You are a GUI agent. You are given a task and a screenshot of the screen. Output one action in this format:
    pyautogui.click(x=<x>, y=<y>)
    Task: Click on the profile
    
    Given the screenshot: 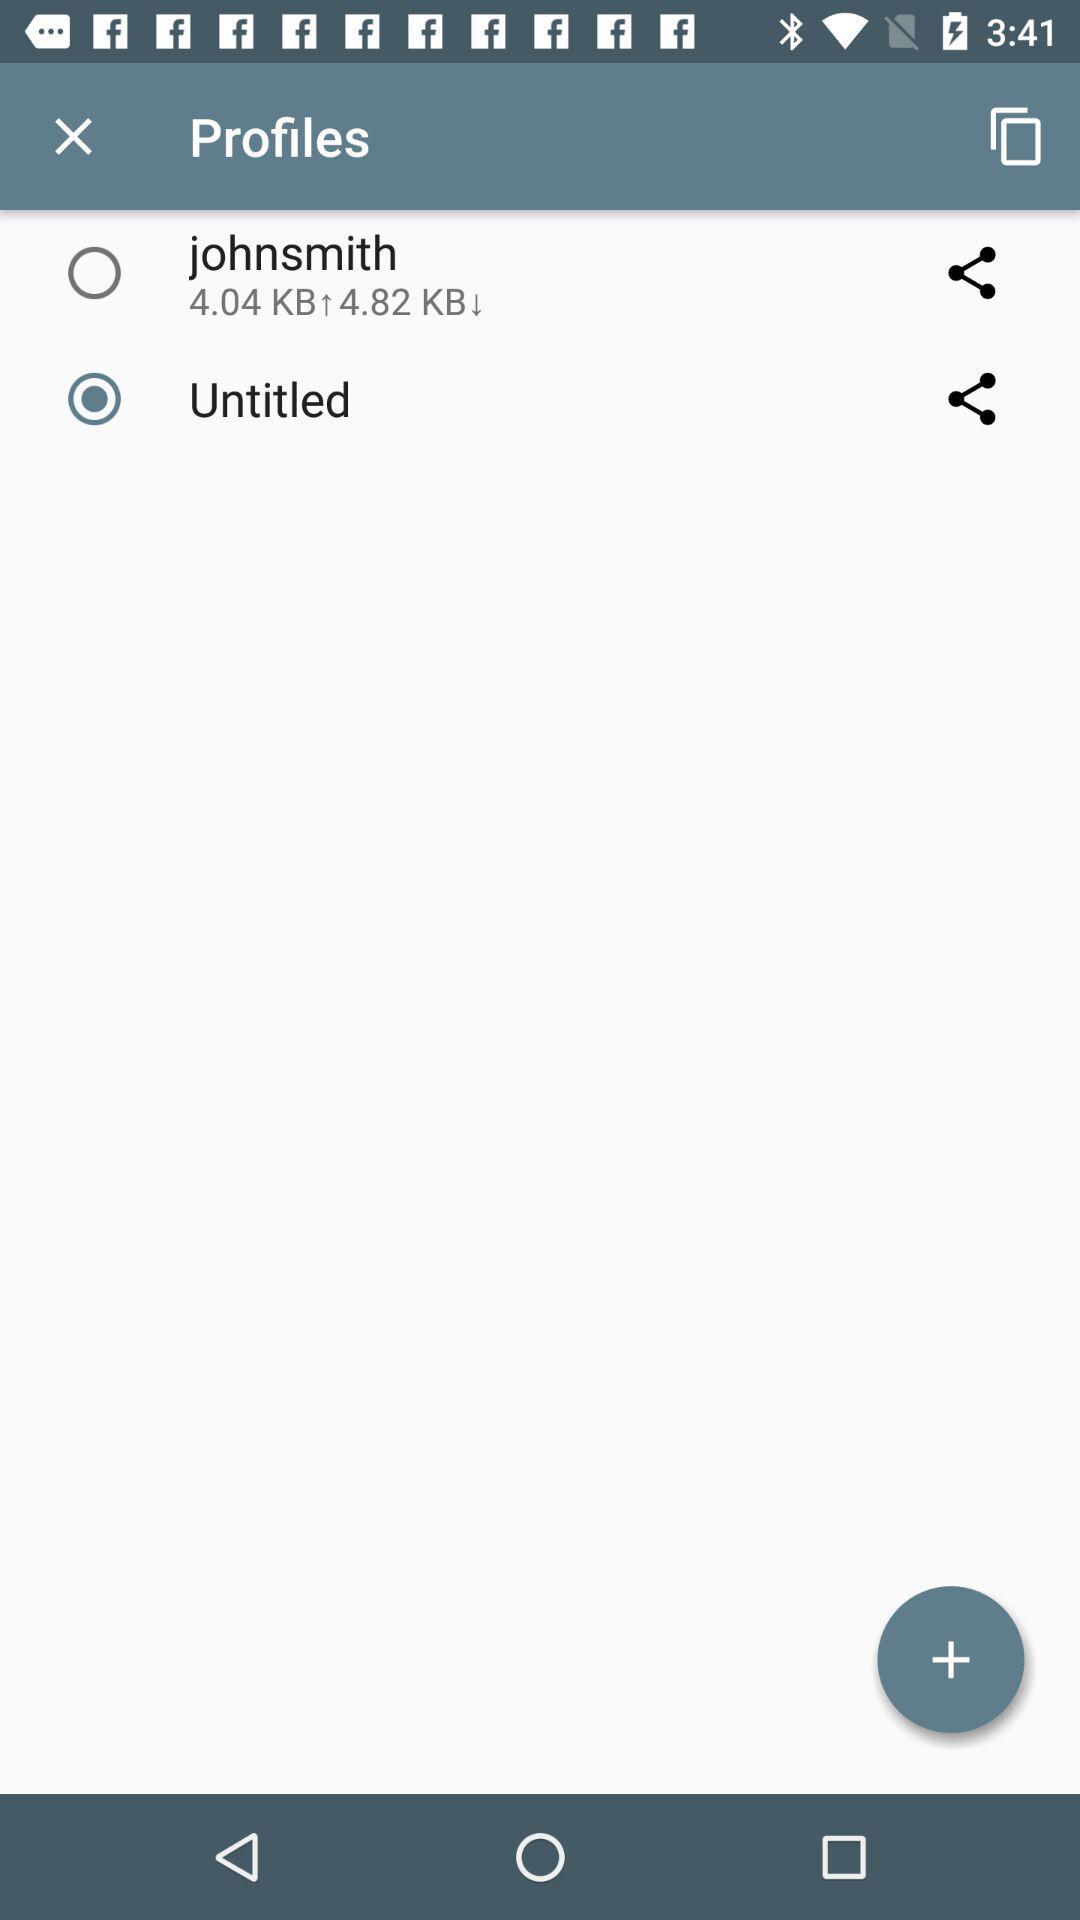 What is the action you would take?
    pyautogui.click(x=950, y=1659)
    